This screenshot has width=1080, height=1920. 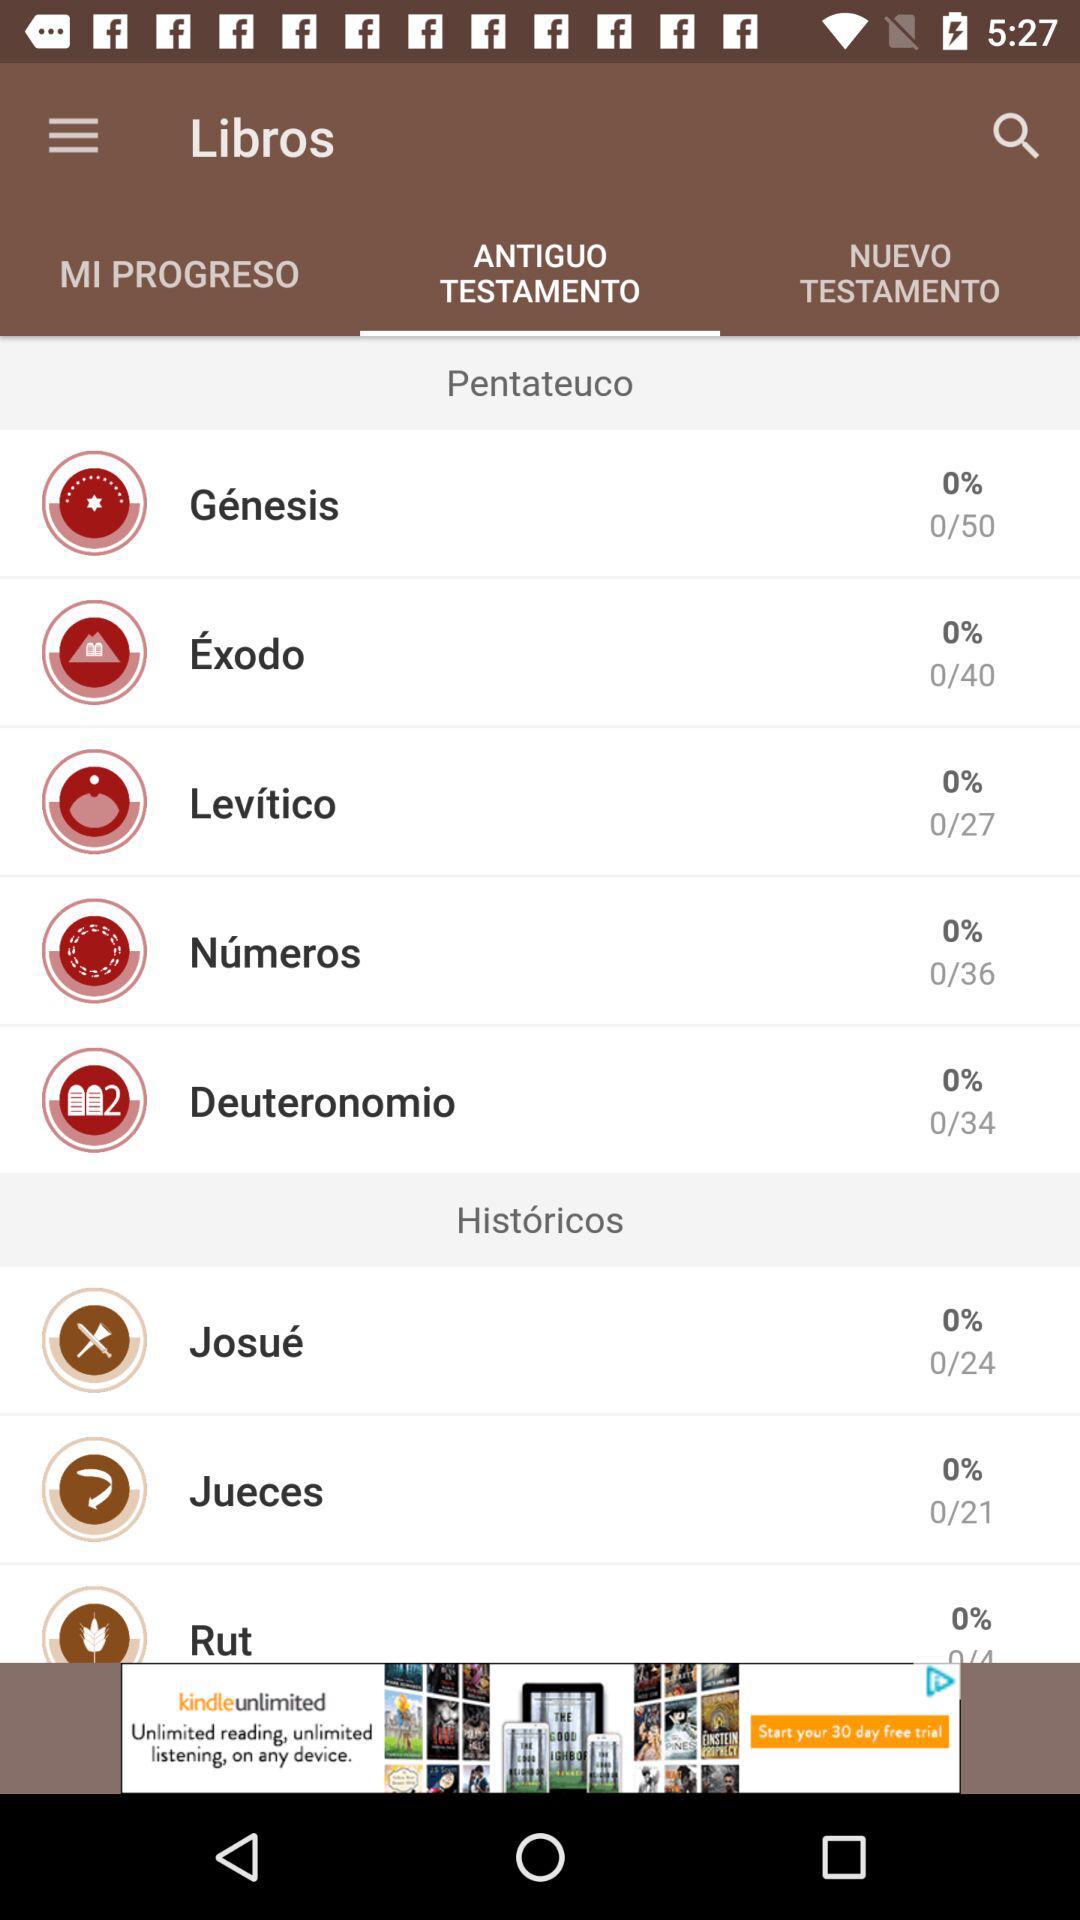 I want to click on the item next to the 0/27, so click(x=261, y=801).